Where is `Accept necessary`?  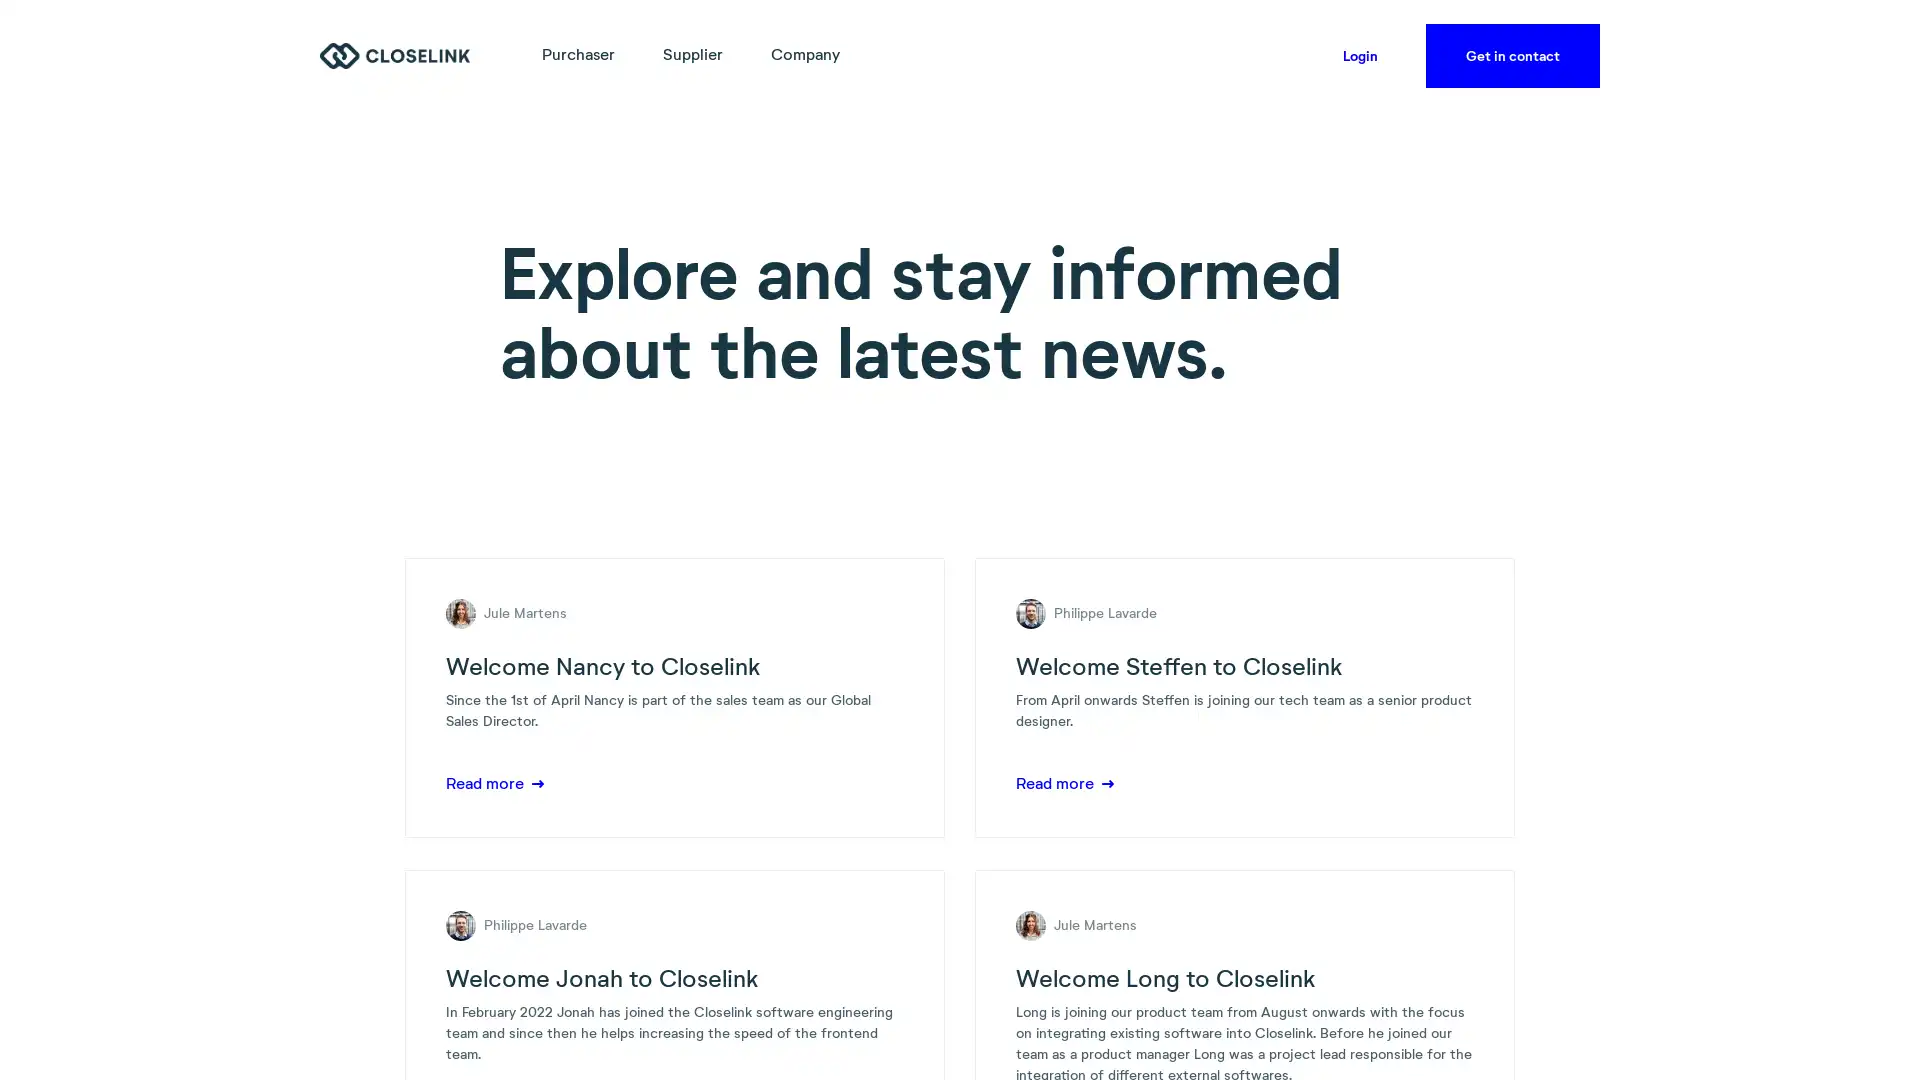 Accept necessary is located at coordinates (828, 697).